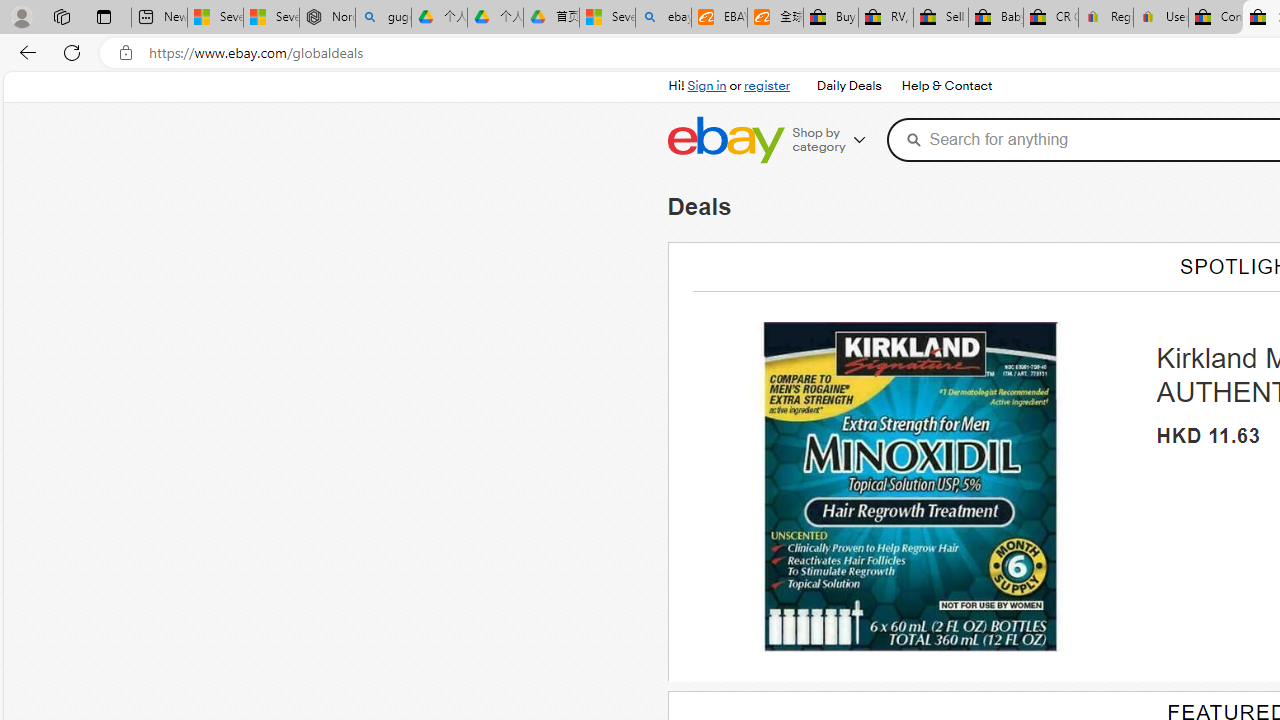  Describe the element at coordinates (663, 17) in the screenshot. I see `'ebay - Search'` at that location.